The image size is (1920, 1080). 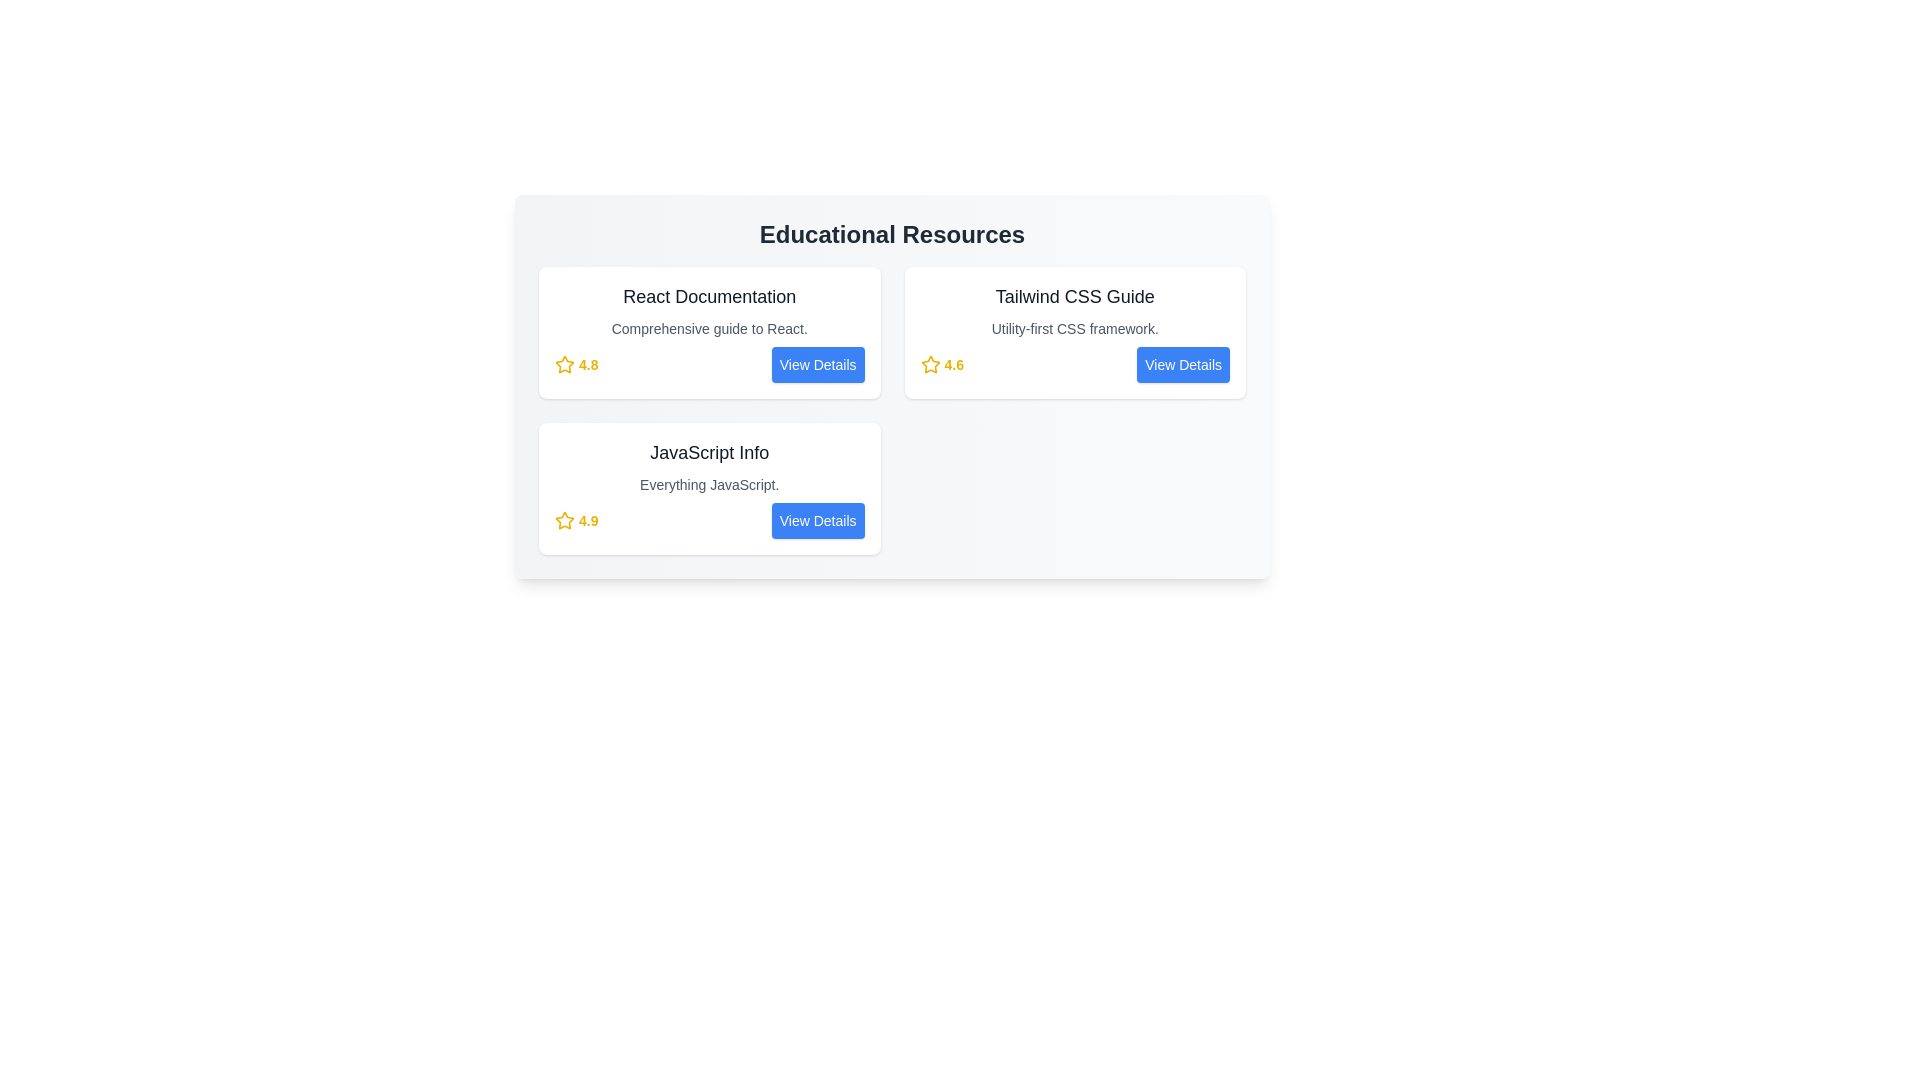 I want to click on the description of the resource titled 'React Documentation', so click(x=709, y=327).